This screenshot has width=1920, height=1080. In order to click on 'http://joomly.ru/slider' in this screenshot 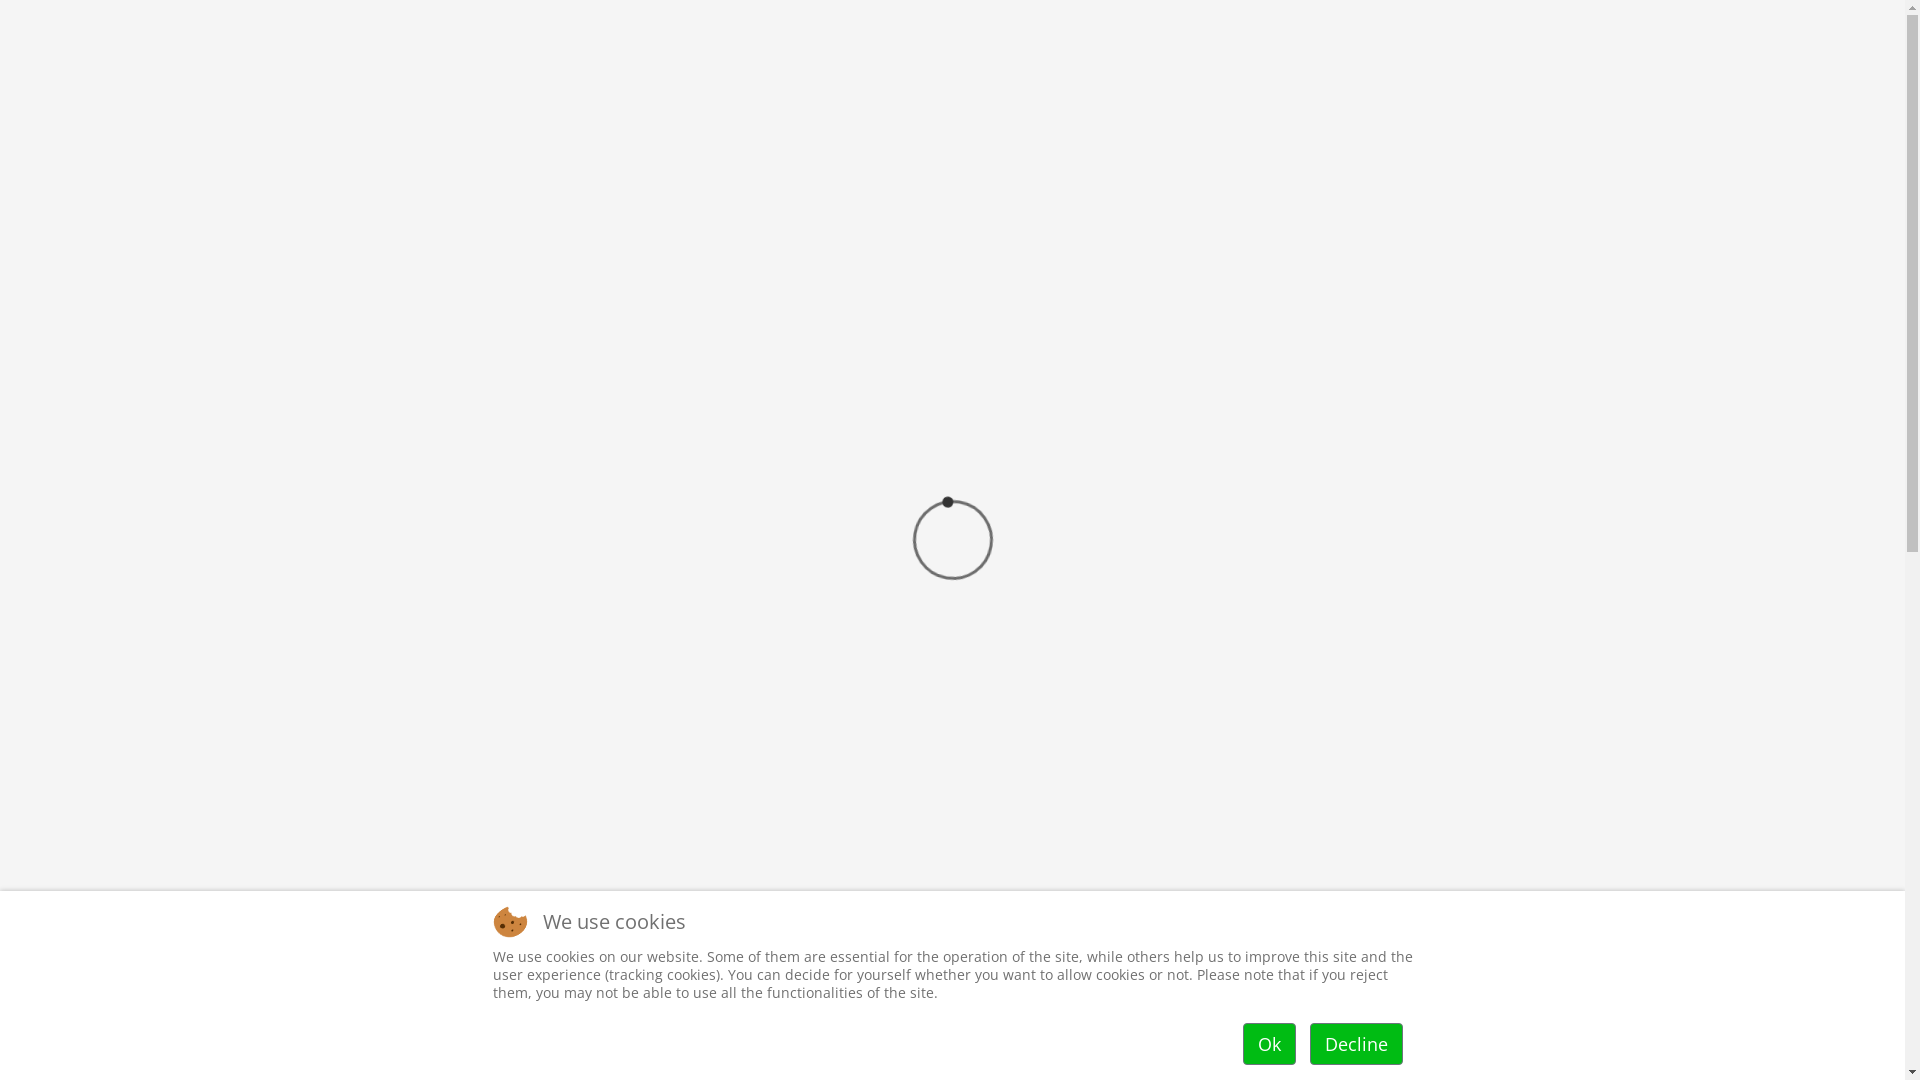, I will do `click(1496, 573)`.